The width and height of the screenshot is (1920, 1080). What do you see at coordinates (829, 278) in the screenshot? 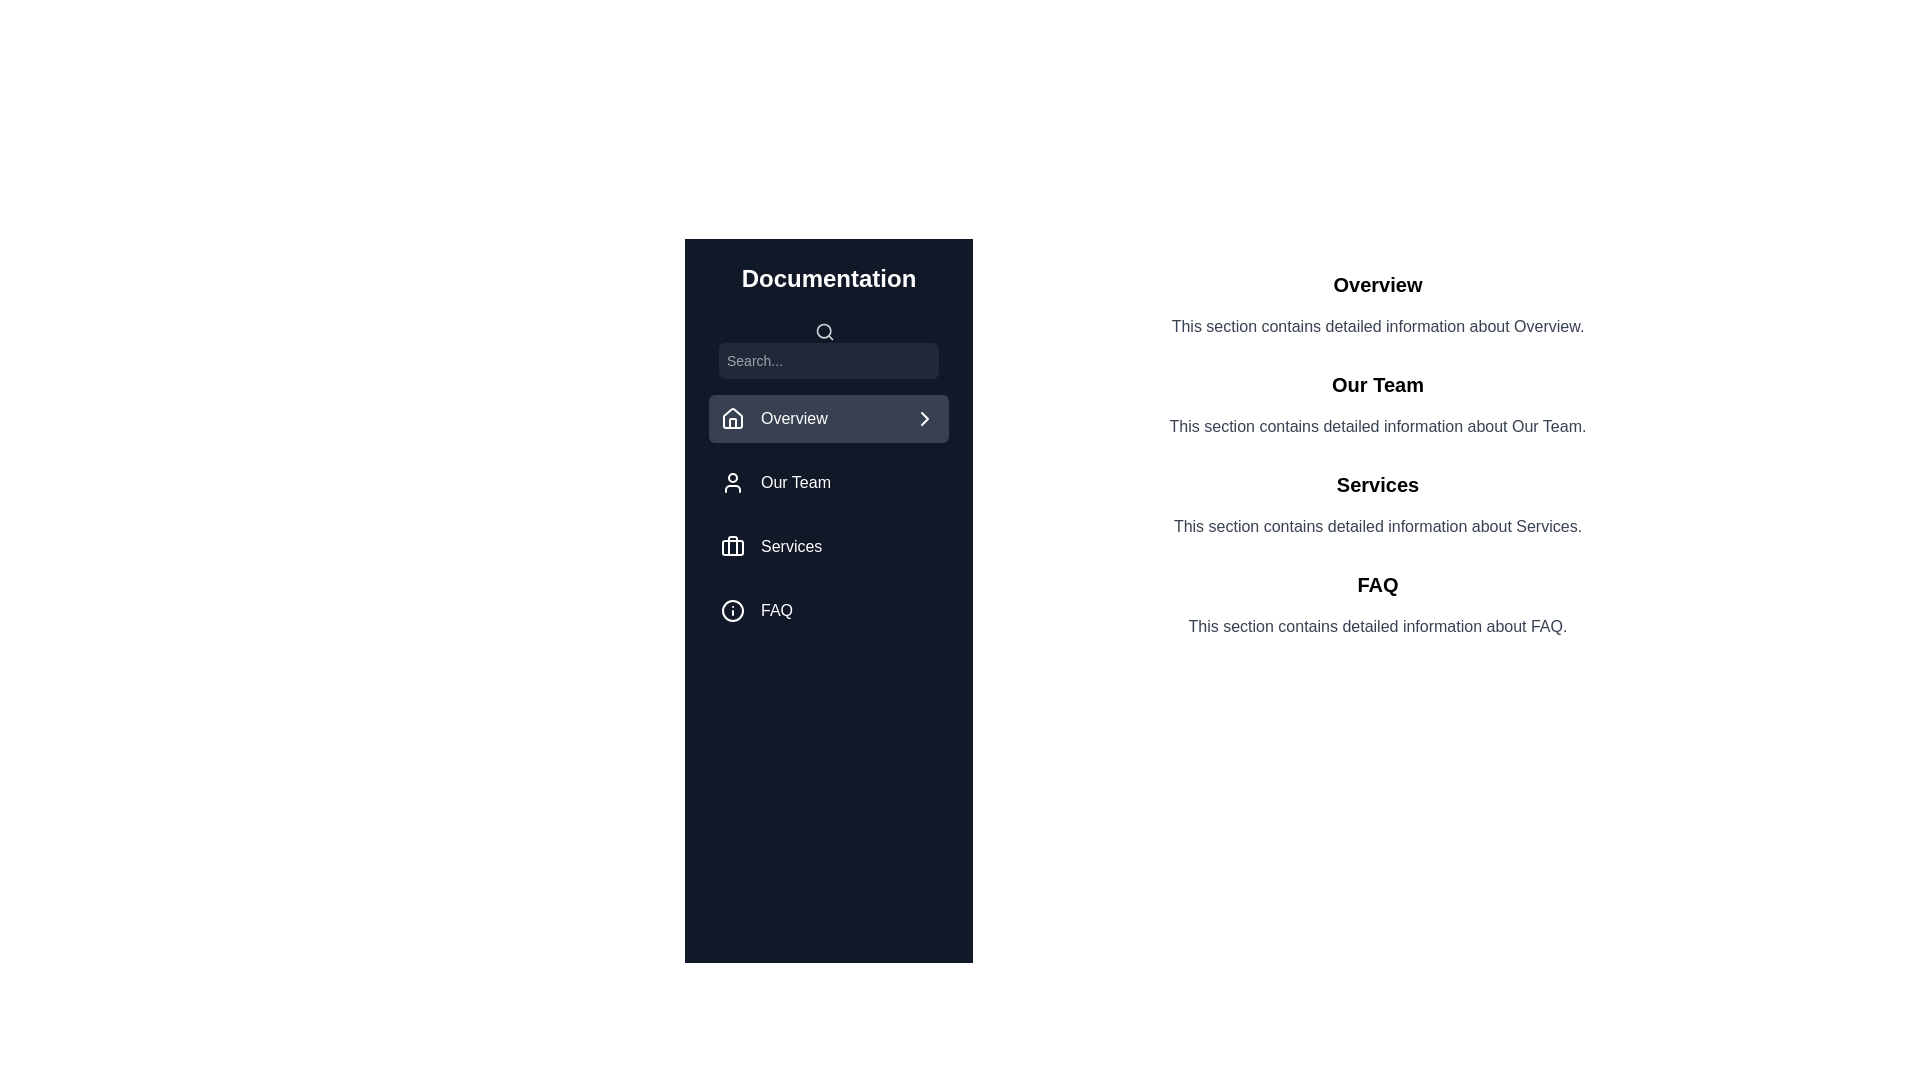
I see `the bold header text label 'Documentation' at the top of the vertical sidebar, which is styled with a large white font against a dark background` at bounding box center [829, 278].